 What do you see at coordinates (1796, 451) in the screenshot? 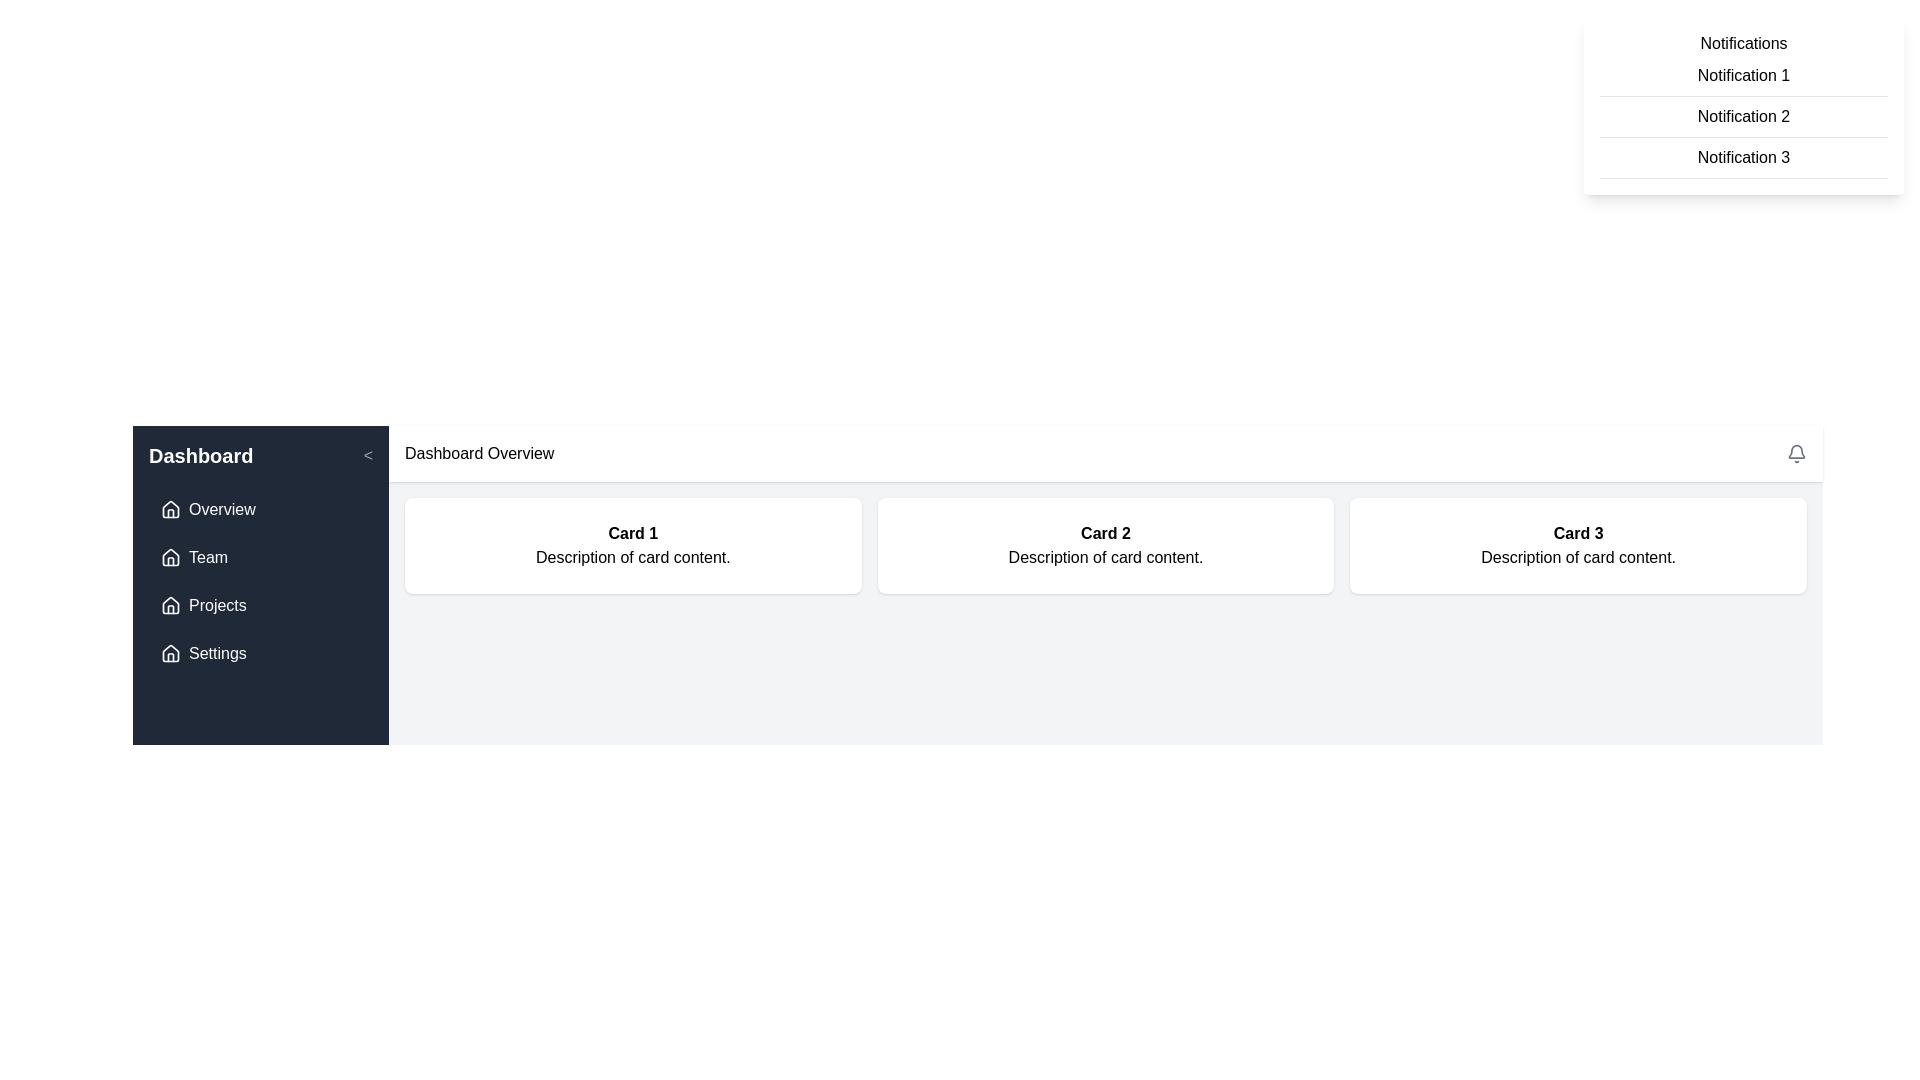
I see `the main body of the bell icon located at the top-right corner of the interface, which is part of a decorative SVG graphic for notifications` at bounding box center [1796, 451].